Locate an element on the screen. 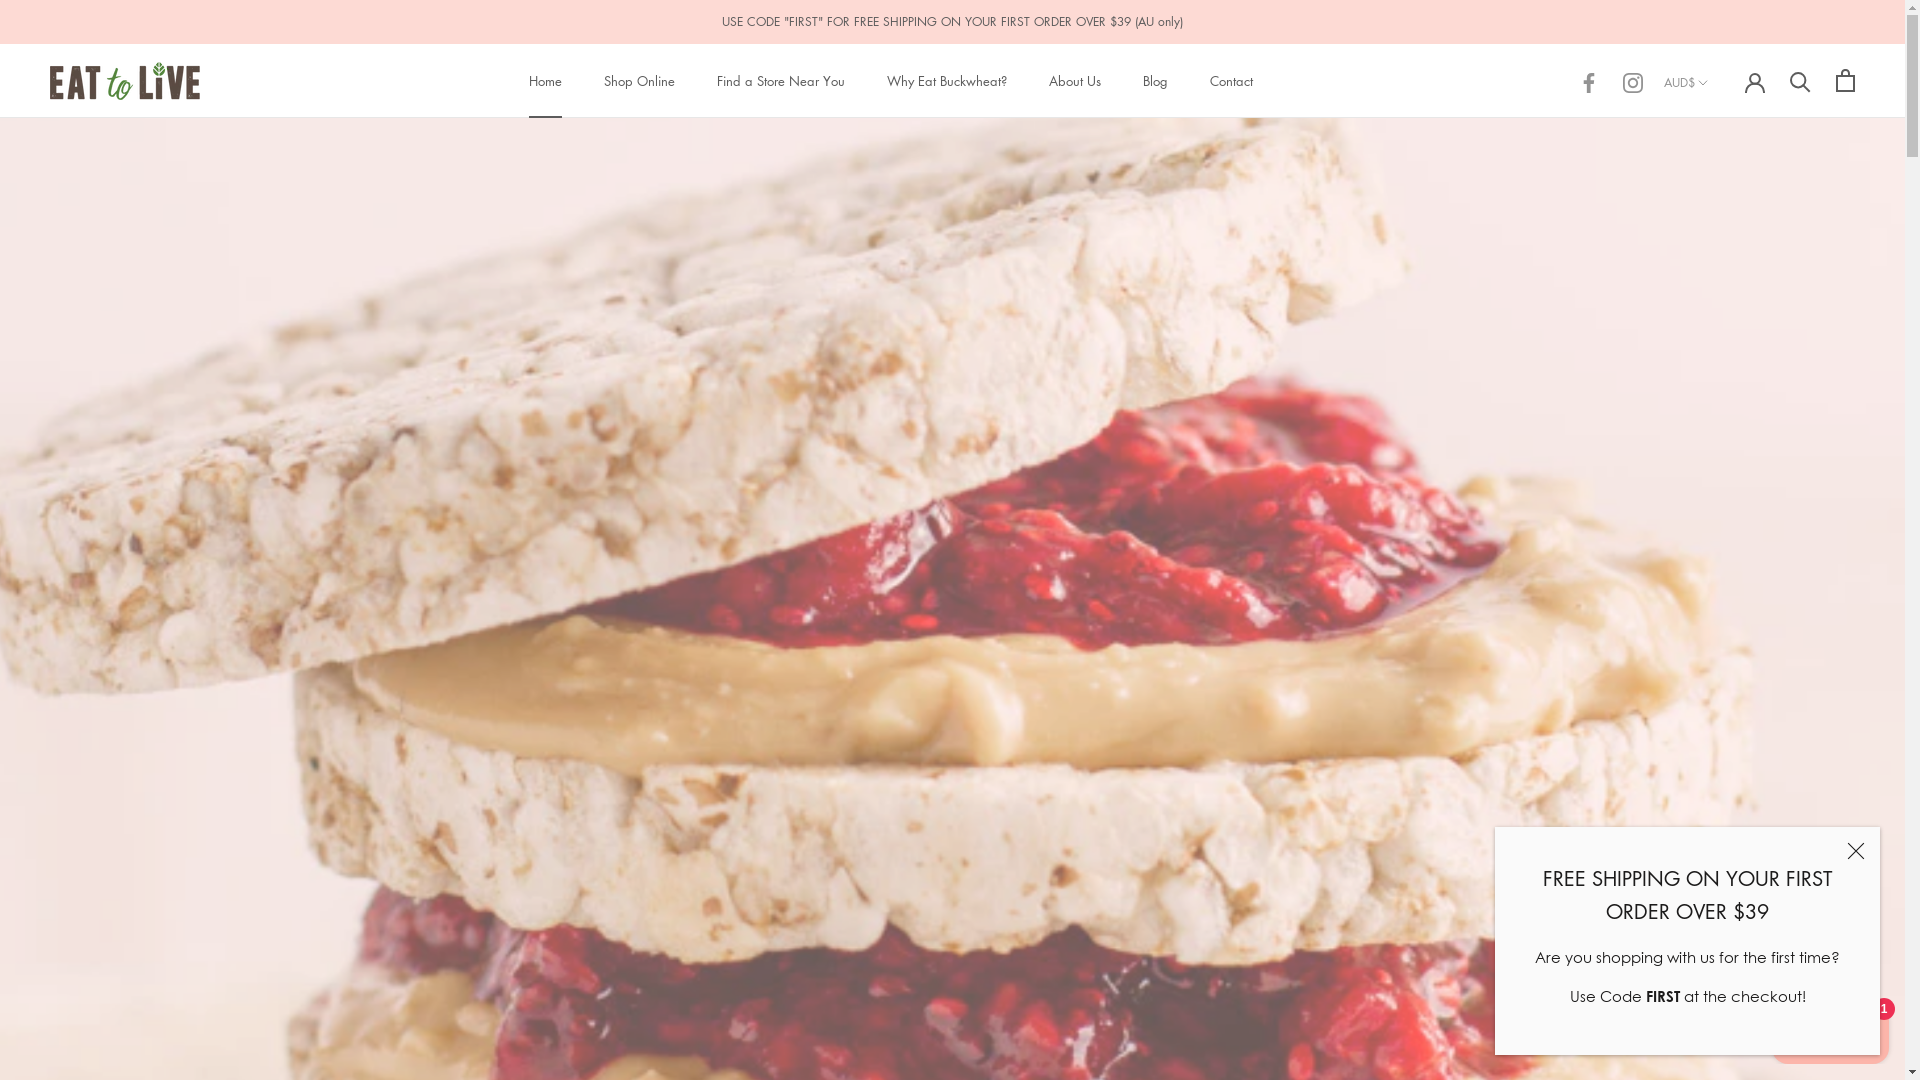  'Blog is located at coordinates (1154, 79).